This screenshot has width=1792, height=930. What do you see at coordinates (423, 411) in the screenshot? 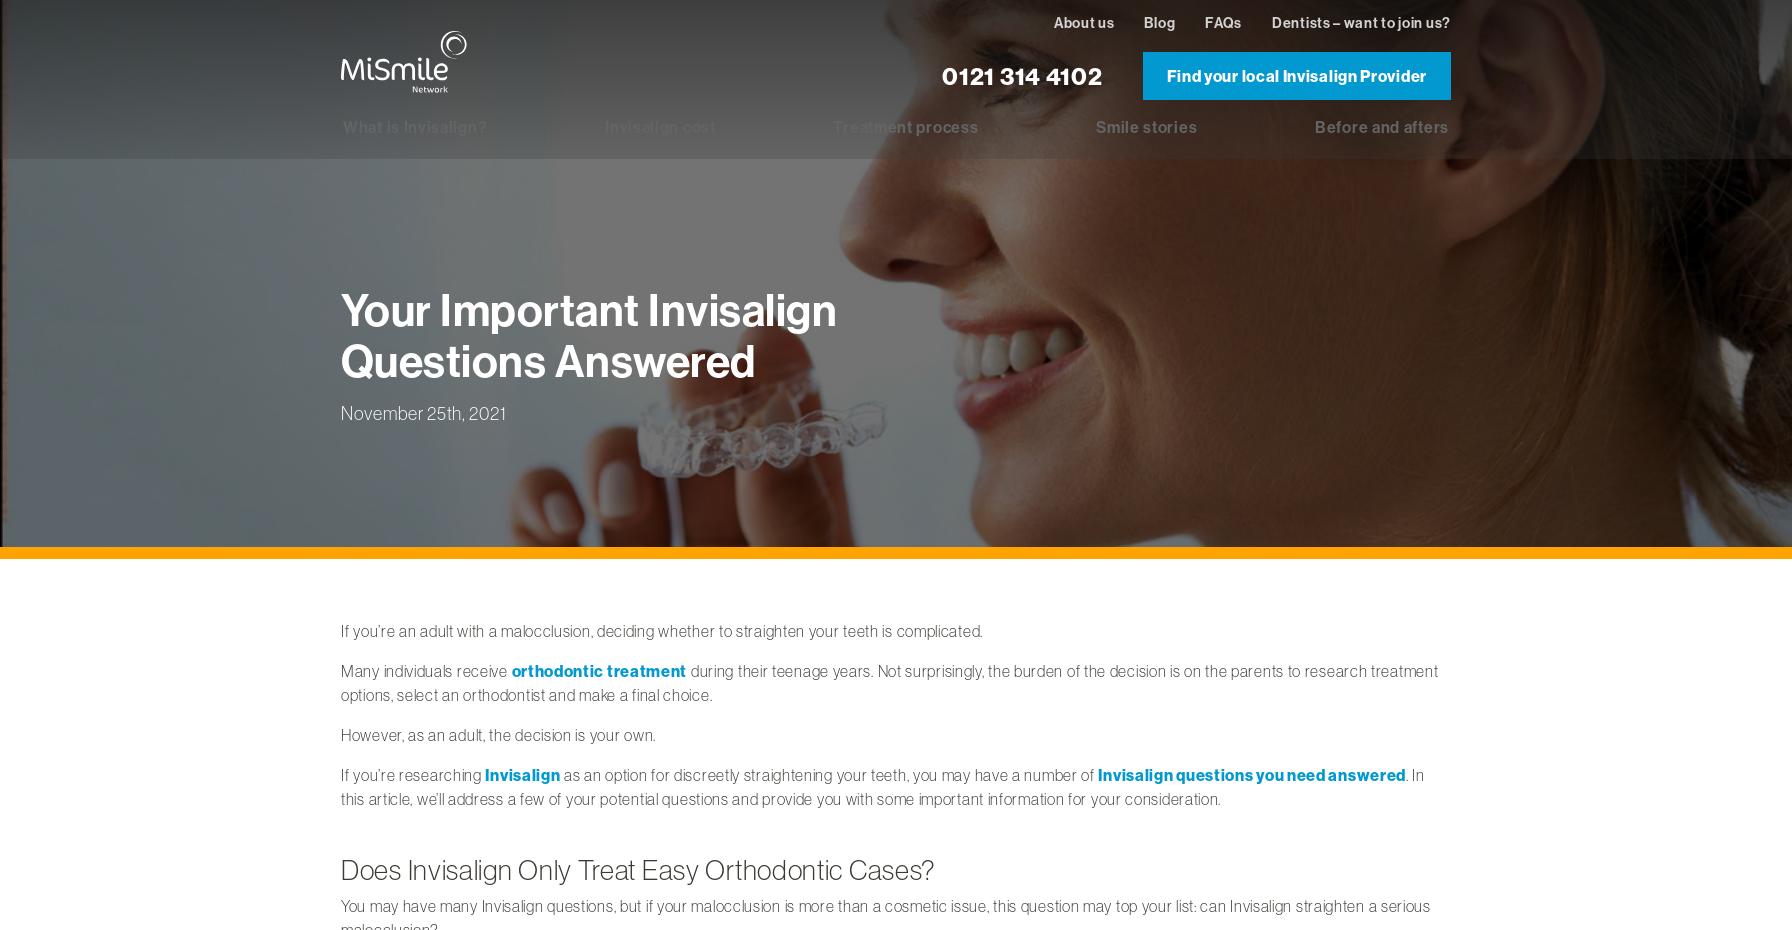
I see `'November 25th, 2021'` at bounding box center [423, 411].